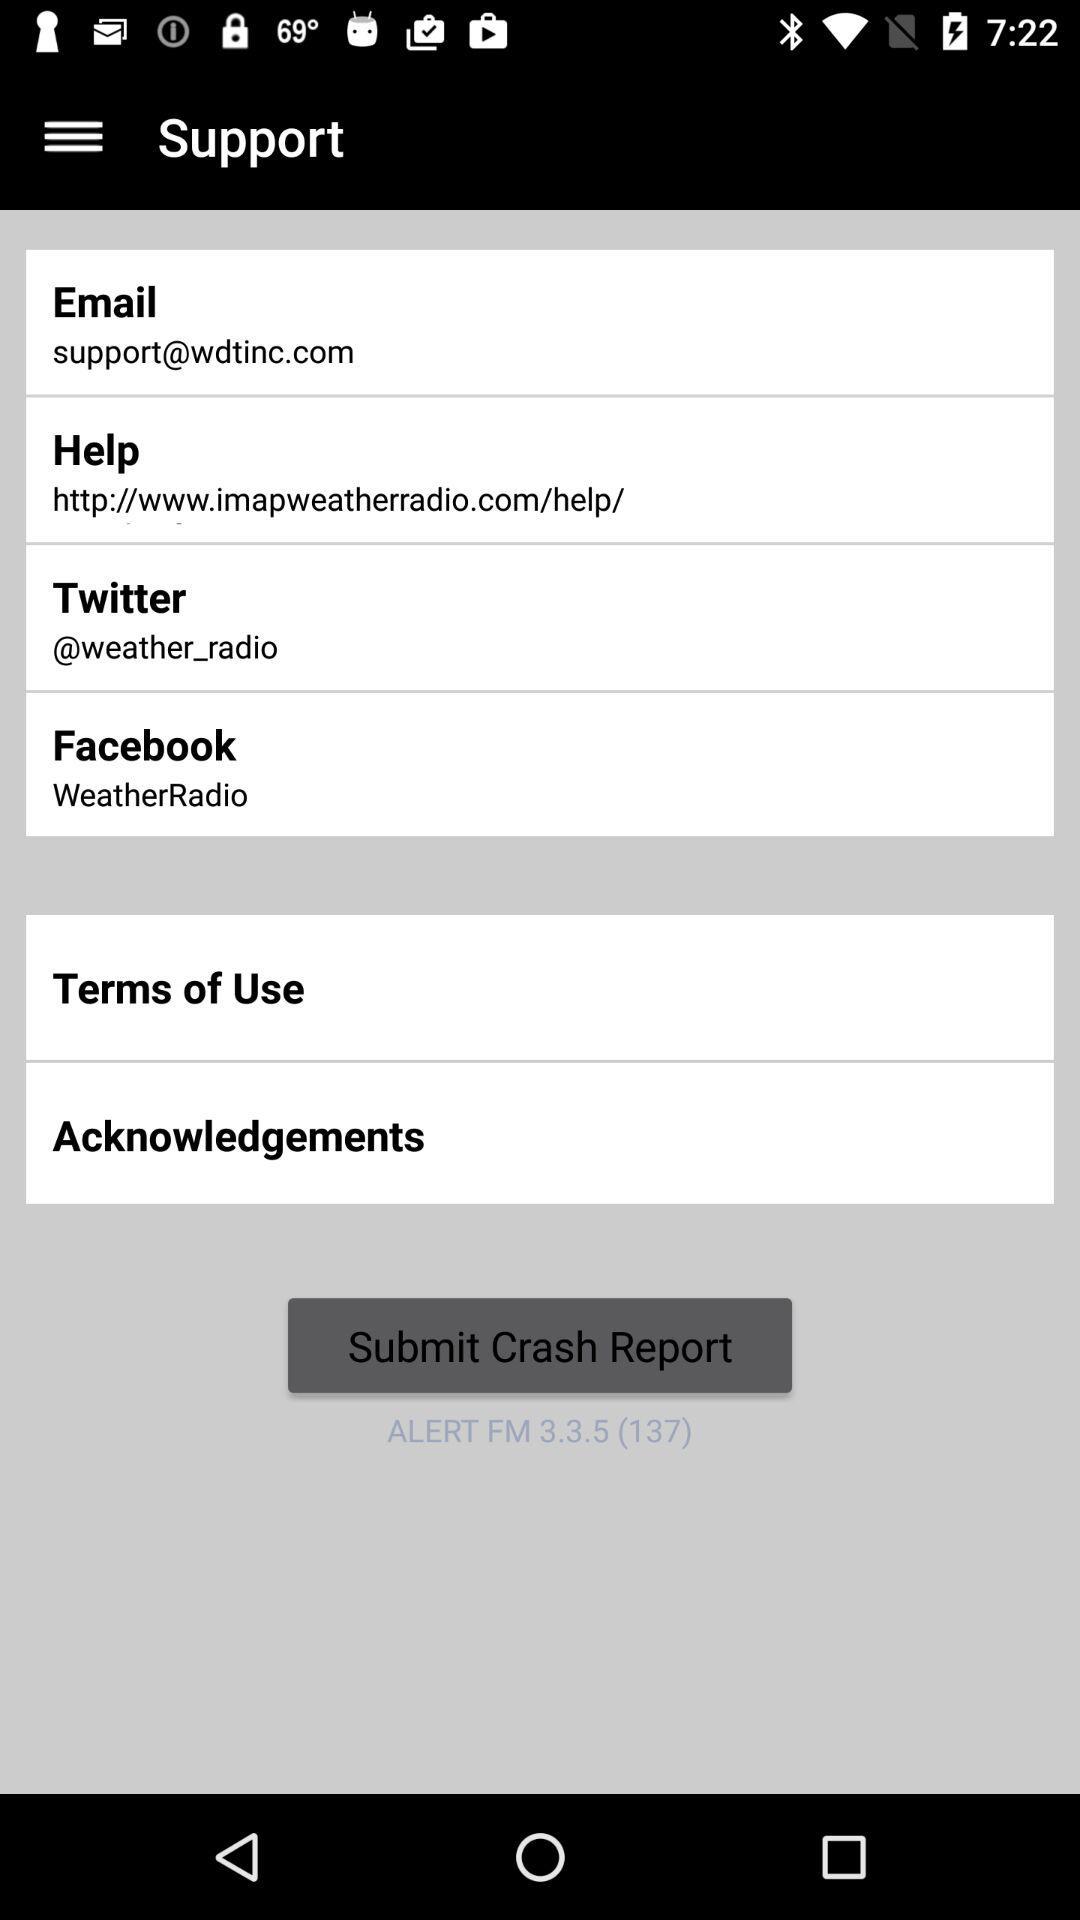 The height and width of the screenshot is (1920, 1080). What do you see at coordinates (356, 648) in the screenshot?
I see `icon above facebook icon` at bounding box center [356, 648].